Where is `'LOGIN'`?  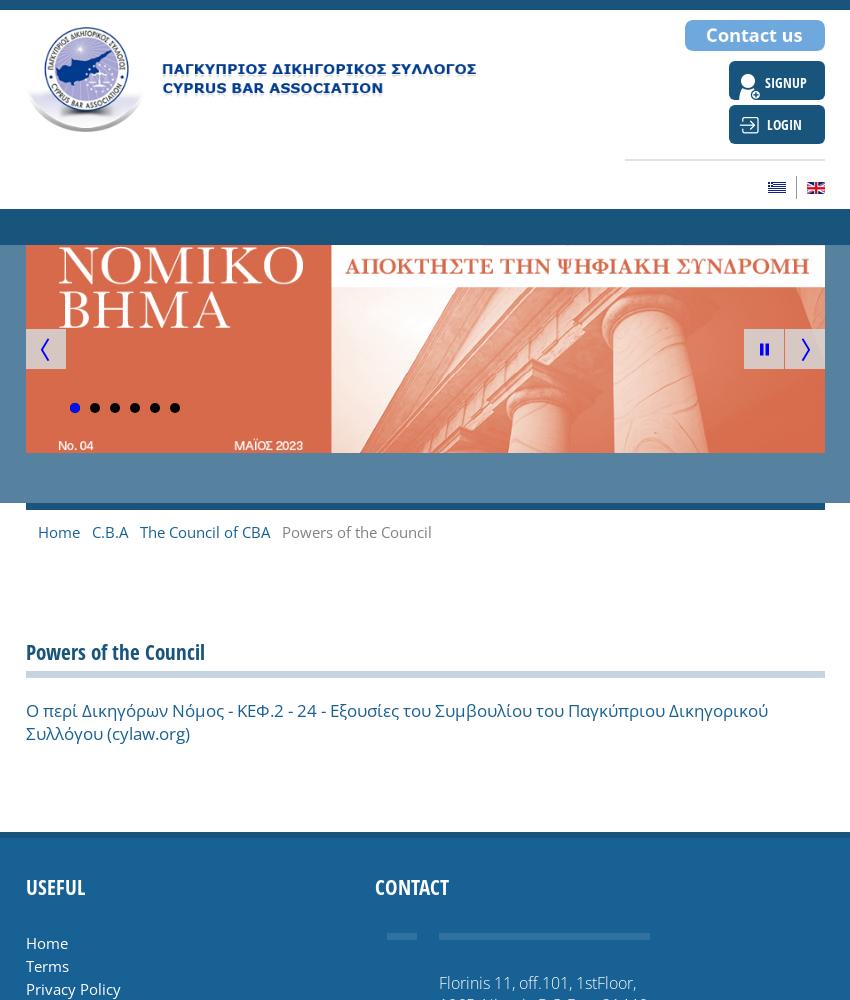 'LOGIN' is located at coordinates (782, 123).